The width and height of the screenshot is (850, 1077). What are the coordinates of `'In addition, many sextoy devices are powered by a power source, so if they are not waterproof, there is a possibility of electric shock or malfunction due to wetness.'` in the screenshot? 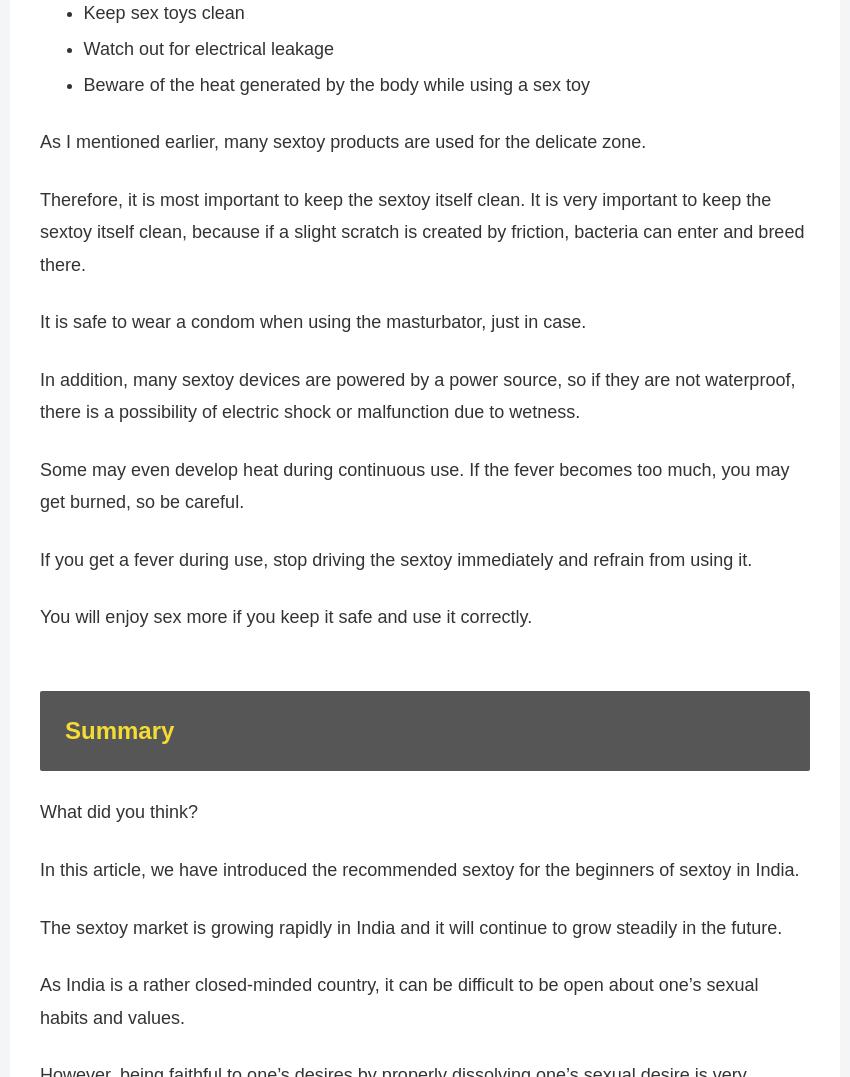 It's located at (417, 404).